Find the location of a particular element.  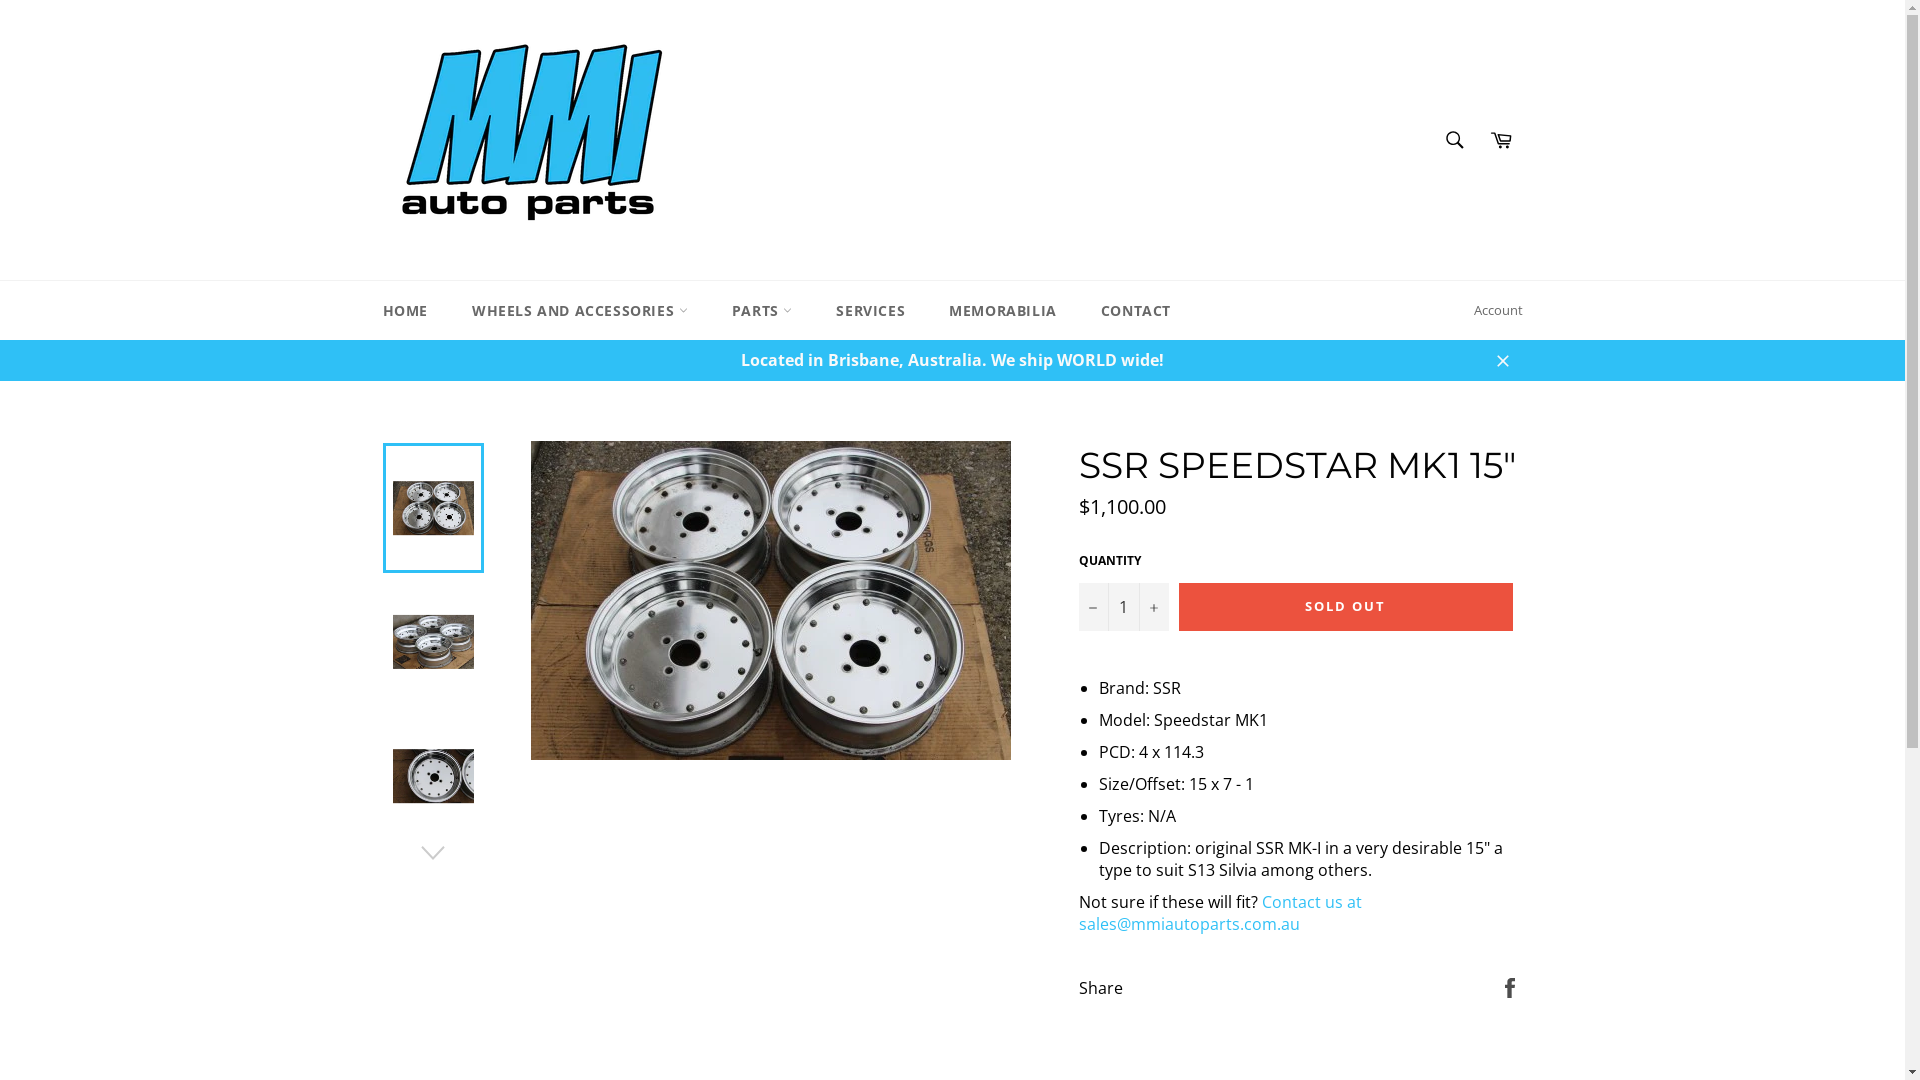

'SERVICES' is located at coordinates (816, 310).